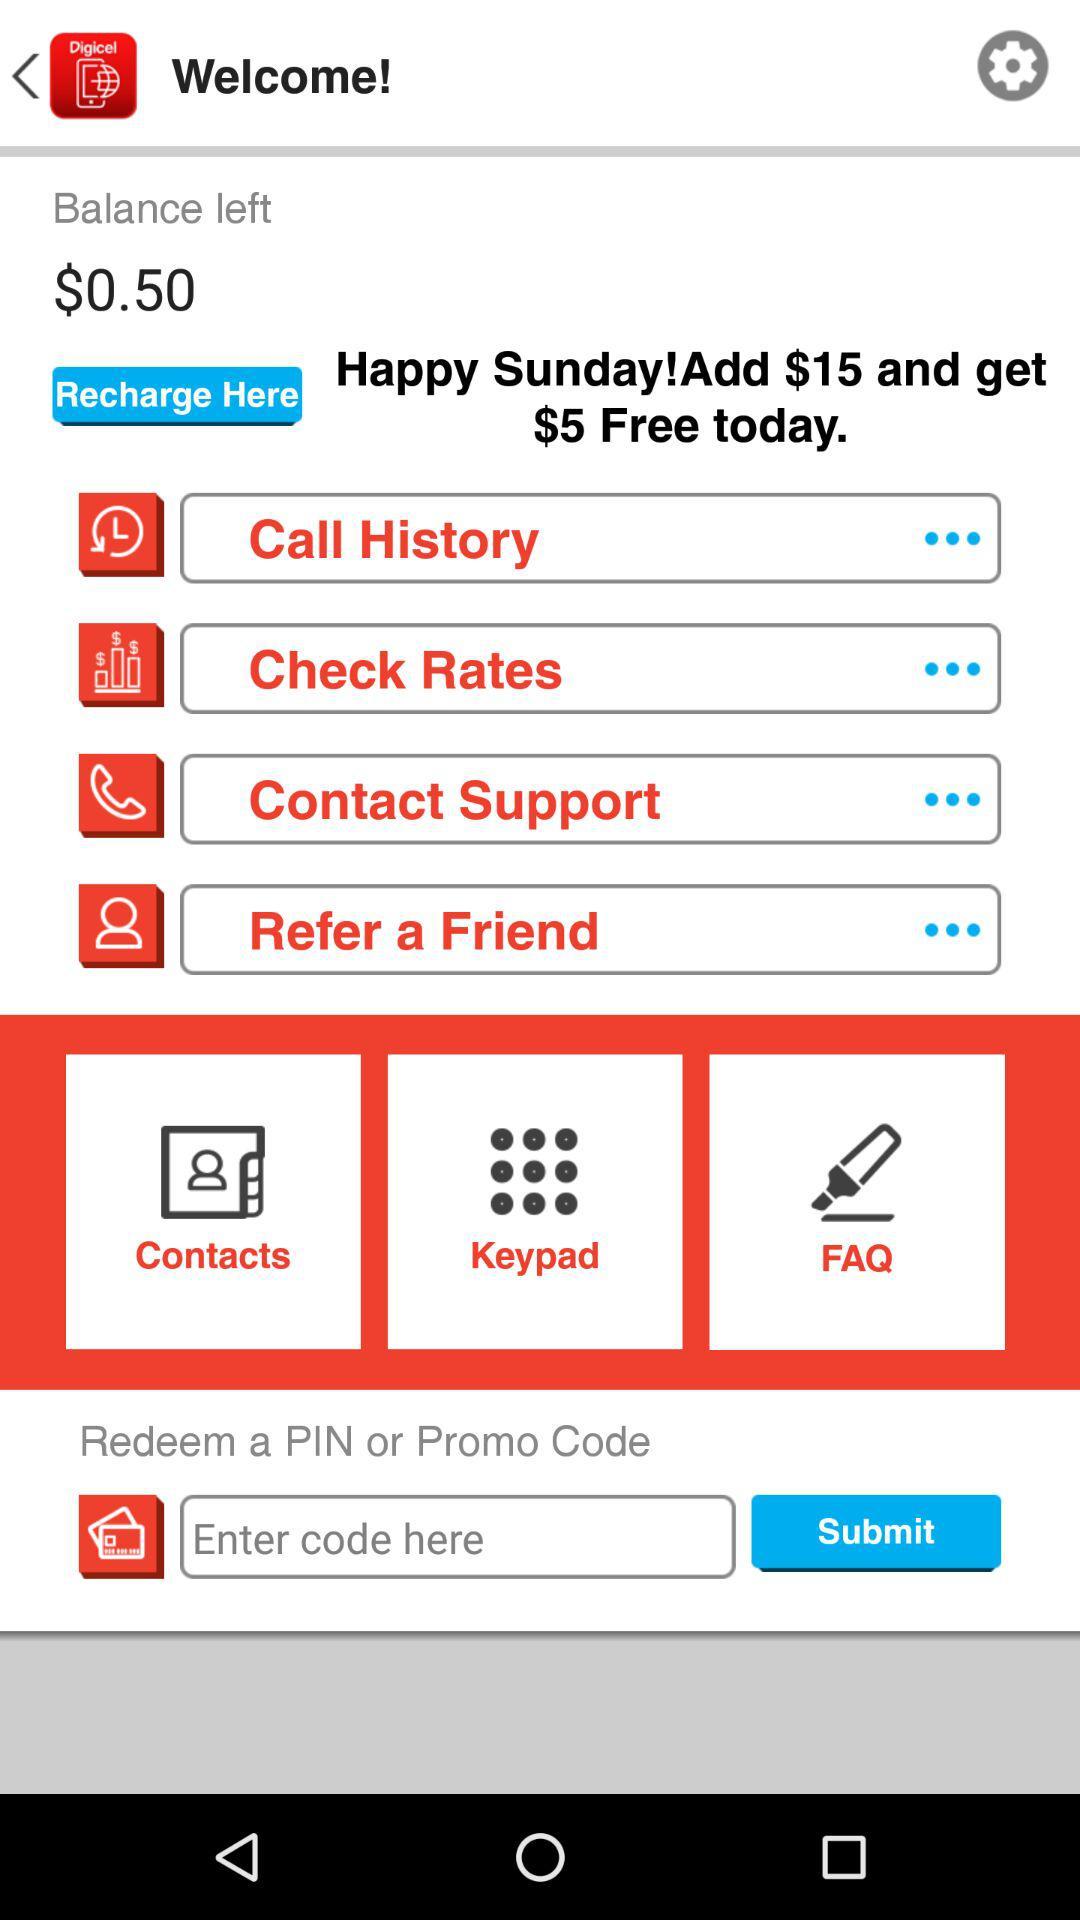 The image size is (1080, 1920). What do you see at coordinates (589, 668) in the screenshot?
I see `the check rates` at bounding box center [589, 668].